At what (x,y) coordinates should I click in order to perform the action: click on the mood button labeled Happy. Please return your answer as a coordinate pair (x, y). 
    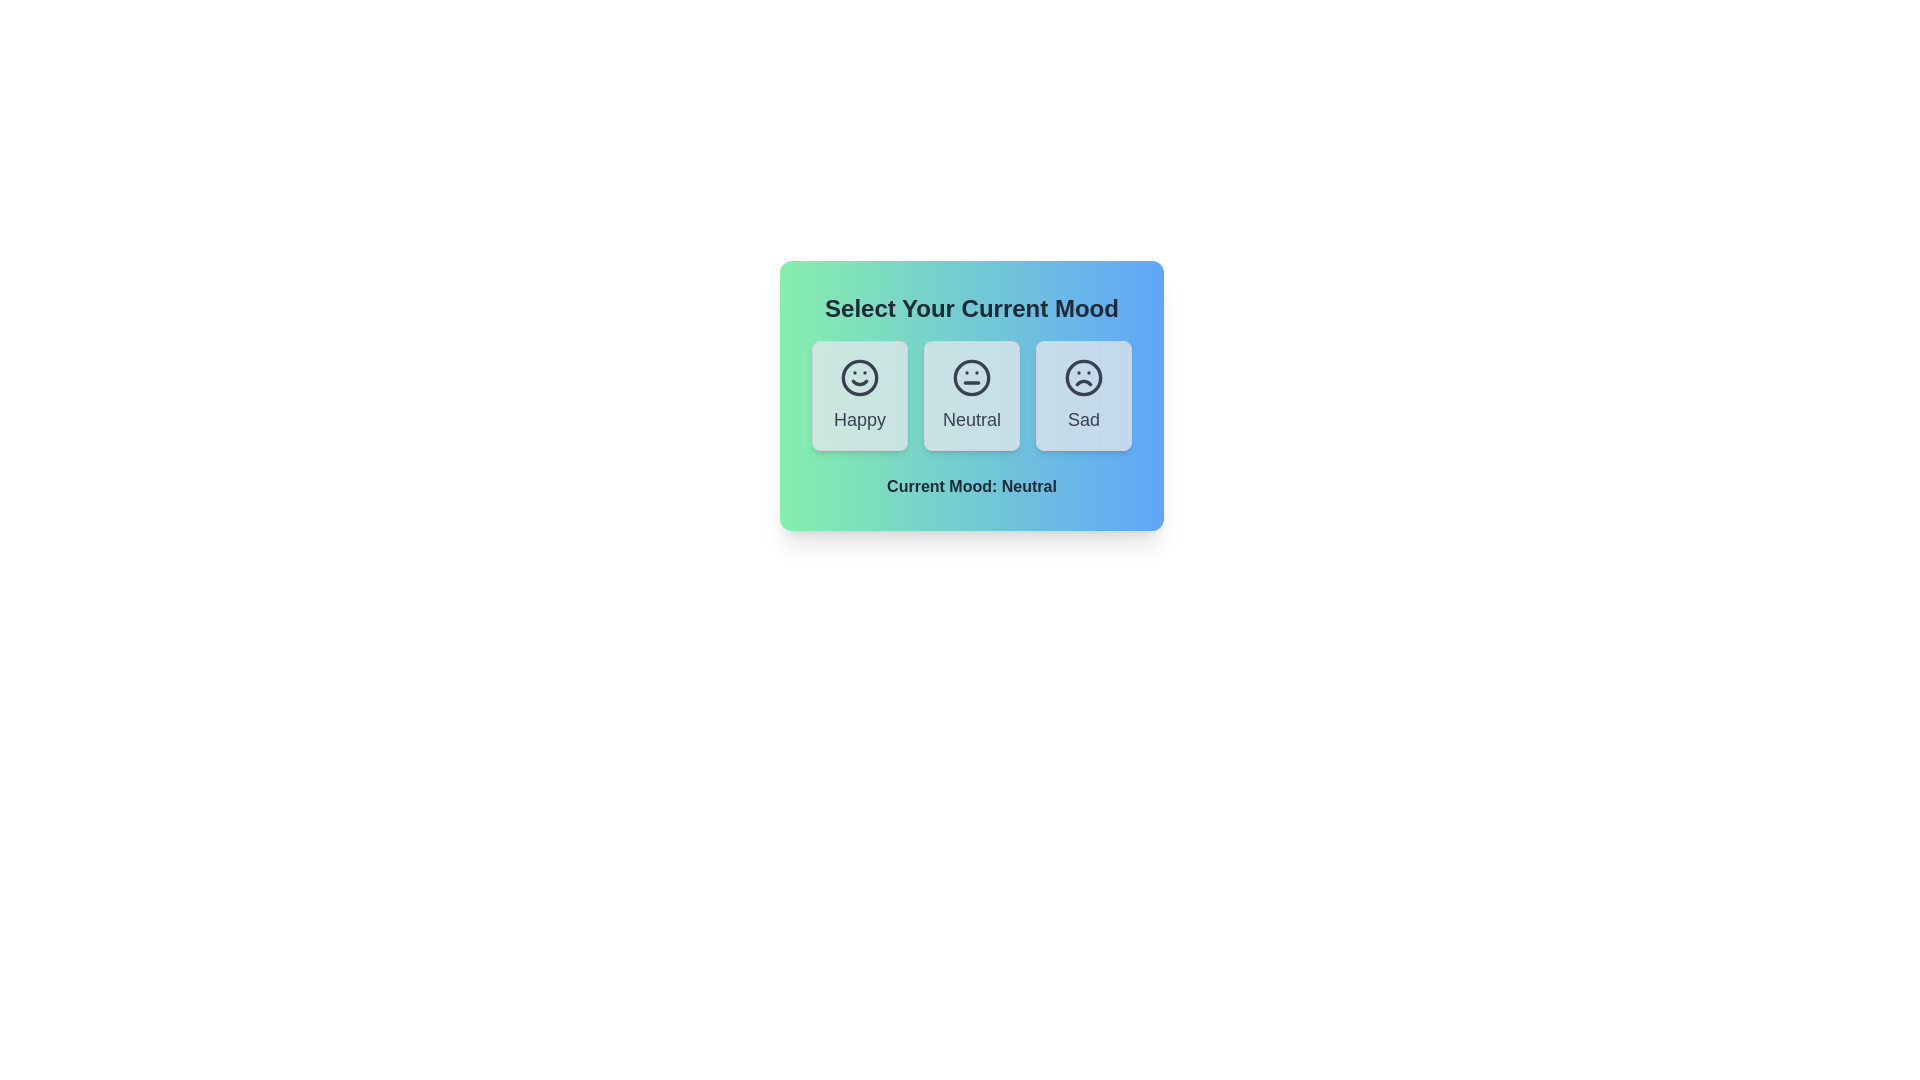
    Looking at the image, I should click on (859, 396).